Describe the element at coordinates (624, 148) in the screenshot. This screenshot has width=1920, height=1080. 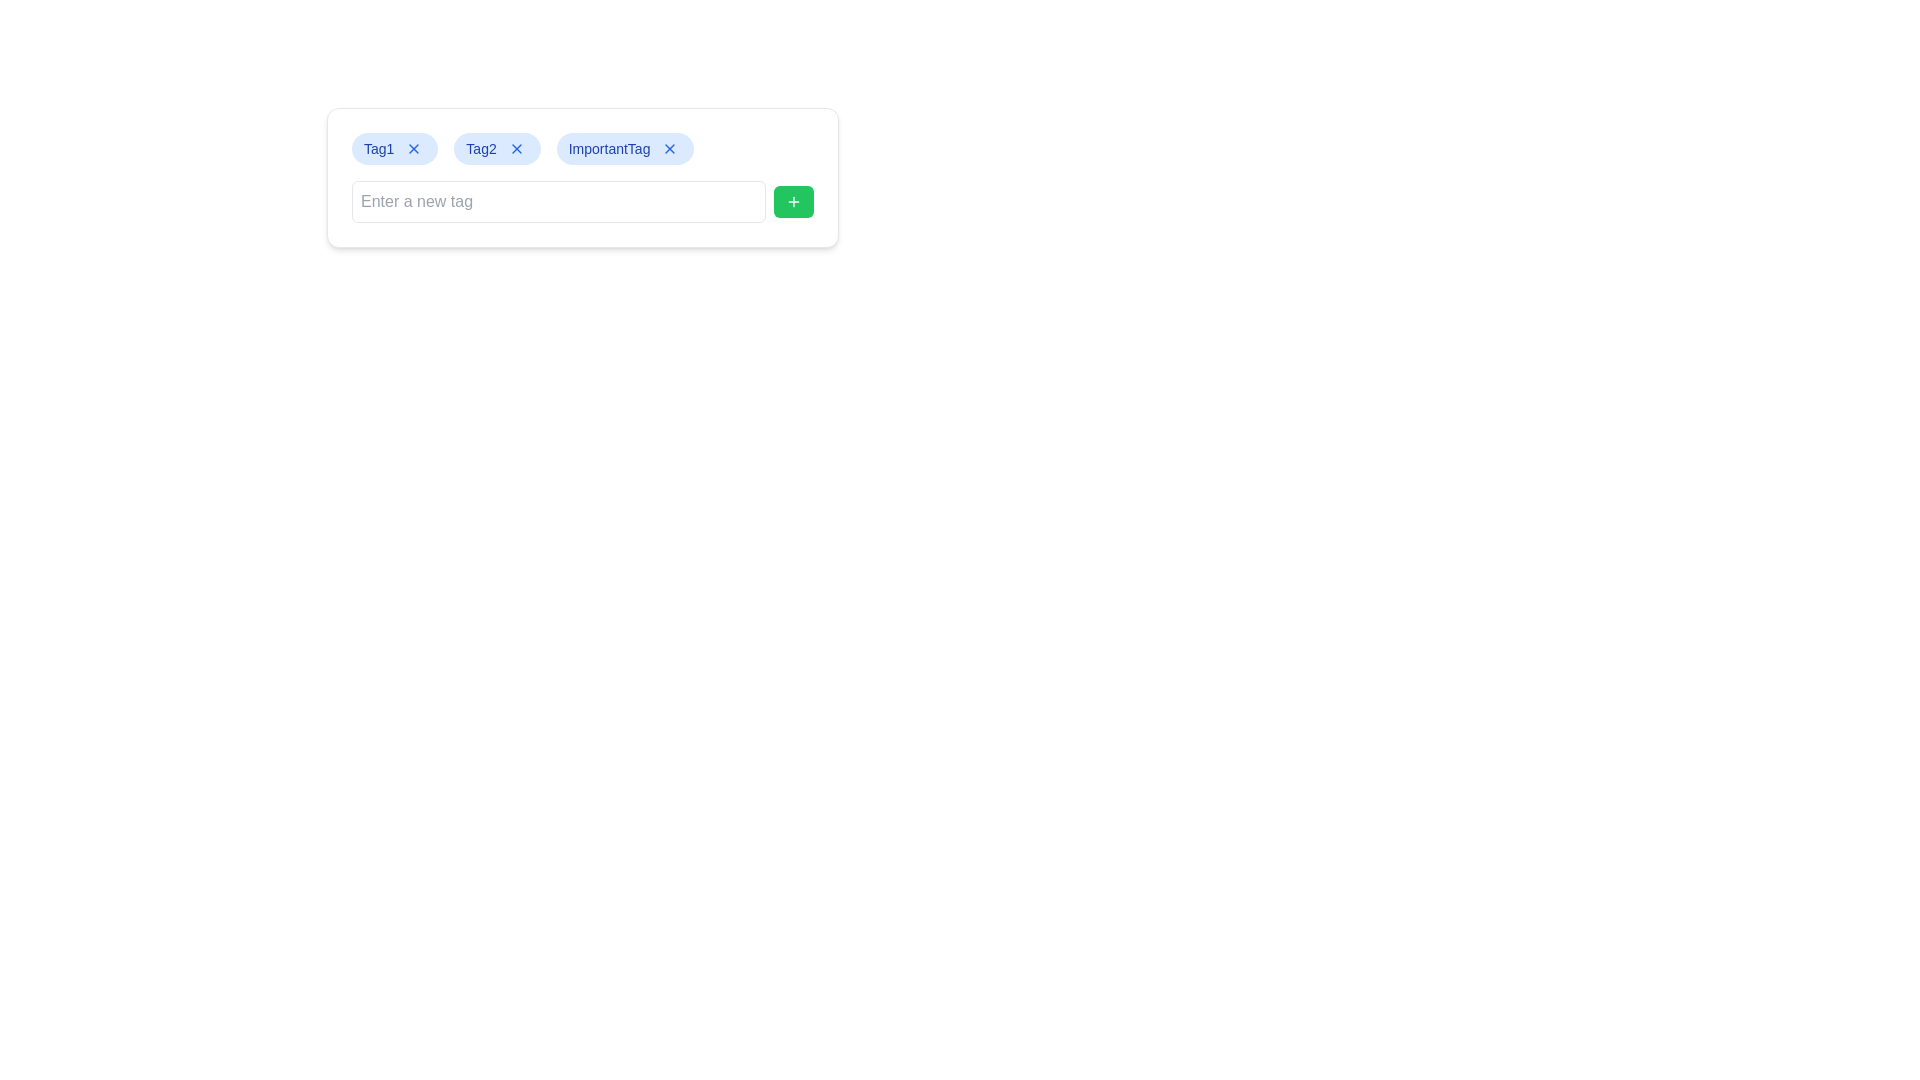
I see `the 'ImportantTag' tag component, which is styled with a light blue pill-shaped background and features a close button with a blue 'X' icon` at that location.